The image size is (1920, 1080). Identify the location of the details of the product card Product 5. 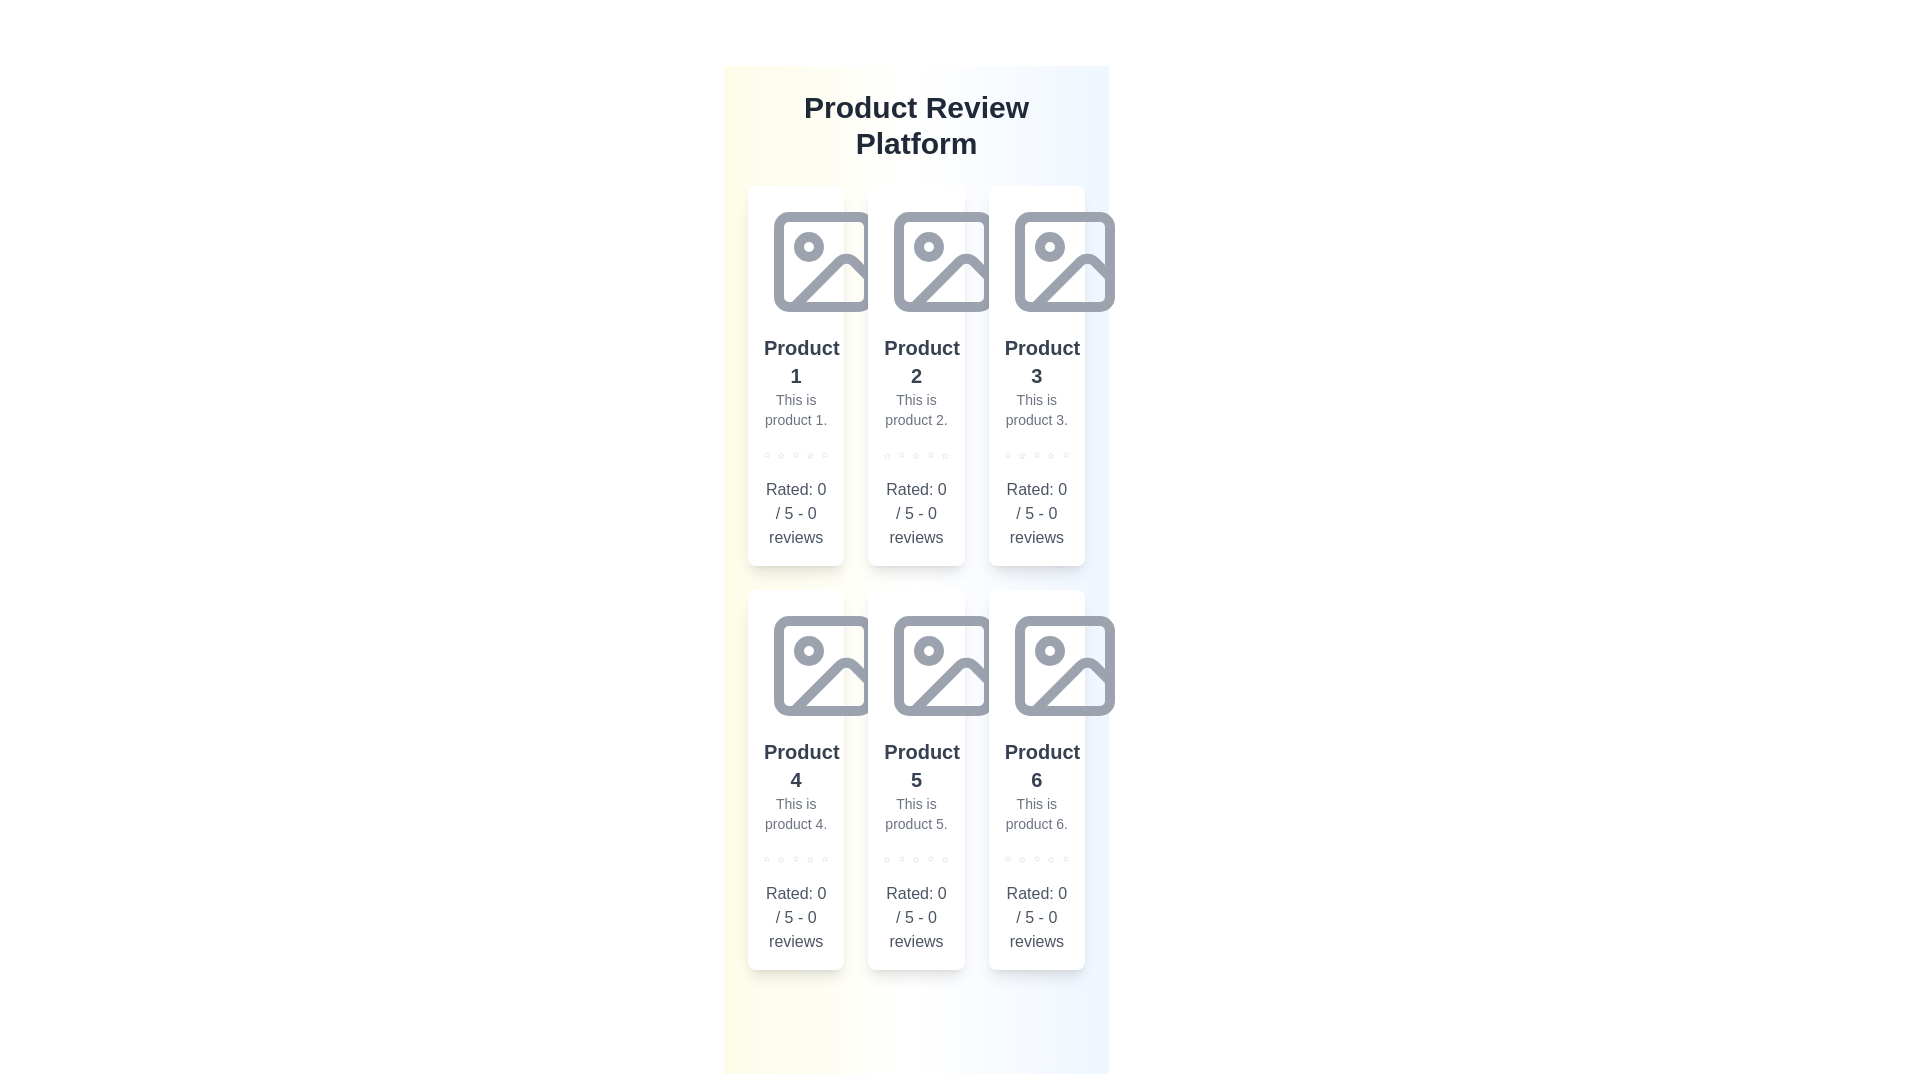
(915, 778).